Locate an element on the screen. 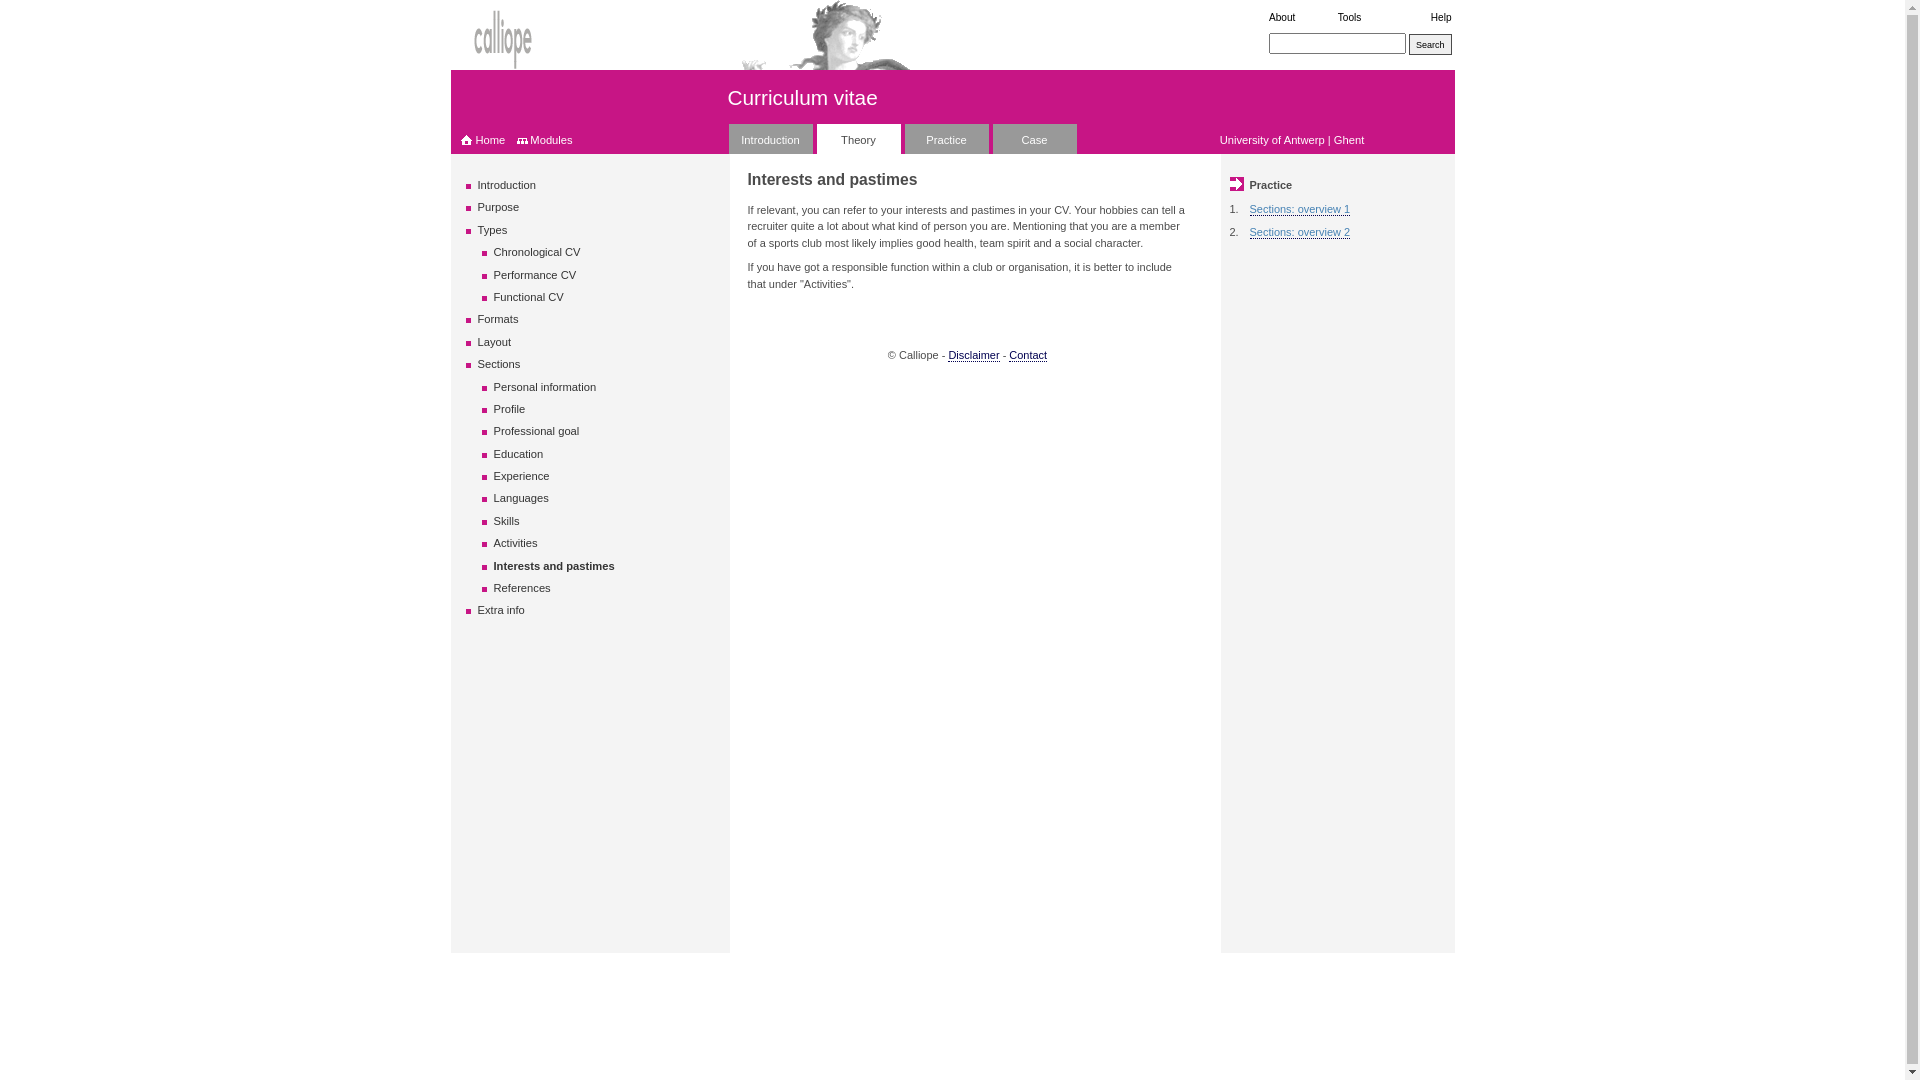  'Ghent' is located at coordinates (1348, 138).